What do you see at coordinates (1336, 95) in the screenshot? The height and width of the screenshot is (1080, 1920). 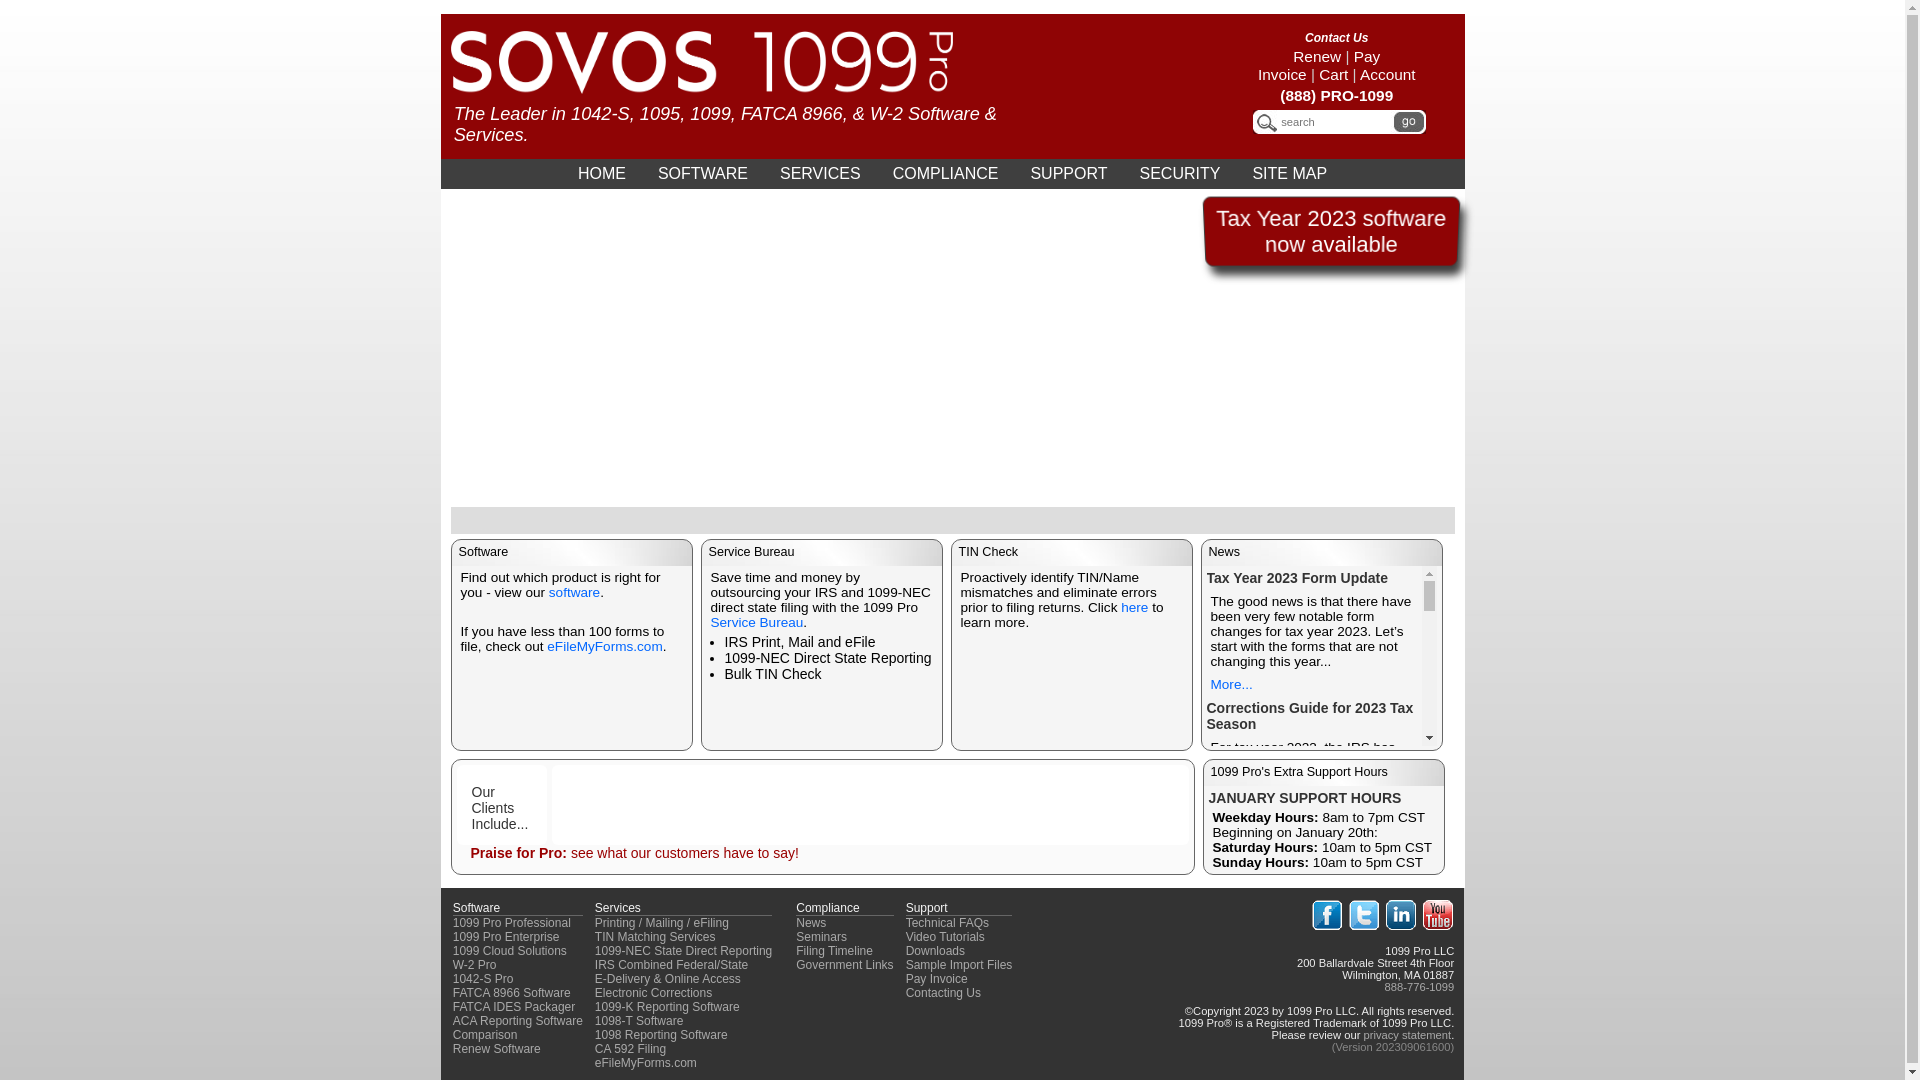 I see `'(888) PRO-1099'` at bounding box center [1336, 95].